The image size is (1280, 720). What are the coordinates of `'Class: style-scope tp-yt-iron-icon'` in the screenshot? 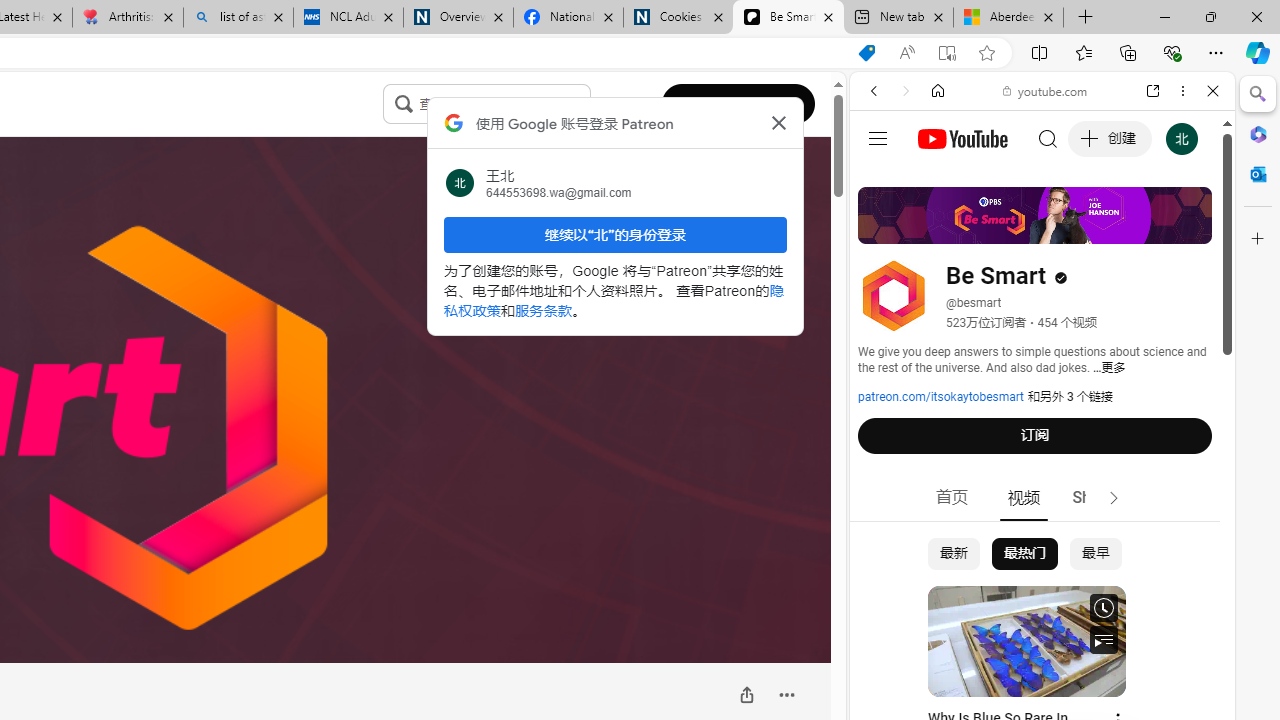 It's located at (1113, 497).